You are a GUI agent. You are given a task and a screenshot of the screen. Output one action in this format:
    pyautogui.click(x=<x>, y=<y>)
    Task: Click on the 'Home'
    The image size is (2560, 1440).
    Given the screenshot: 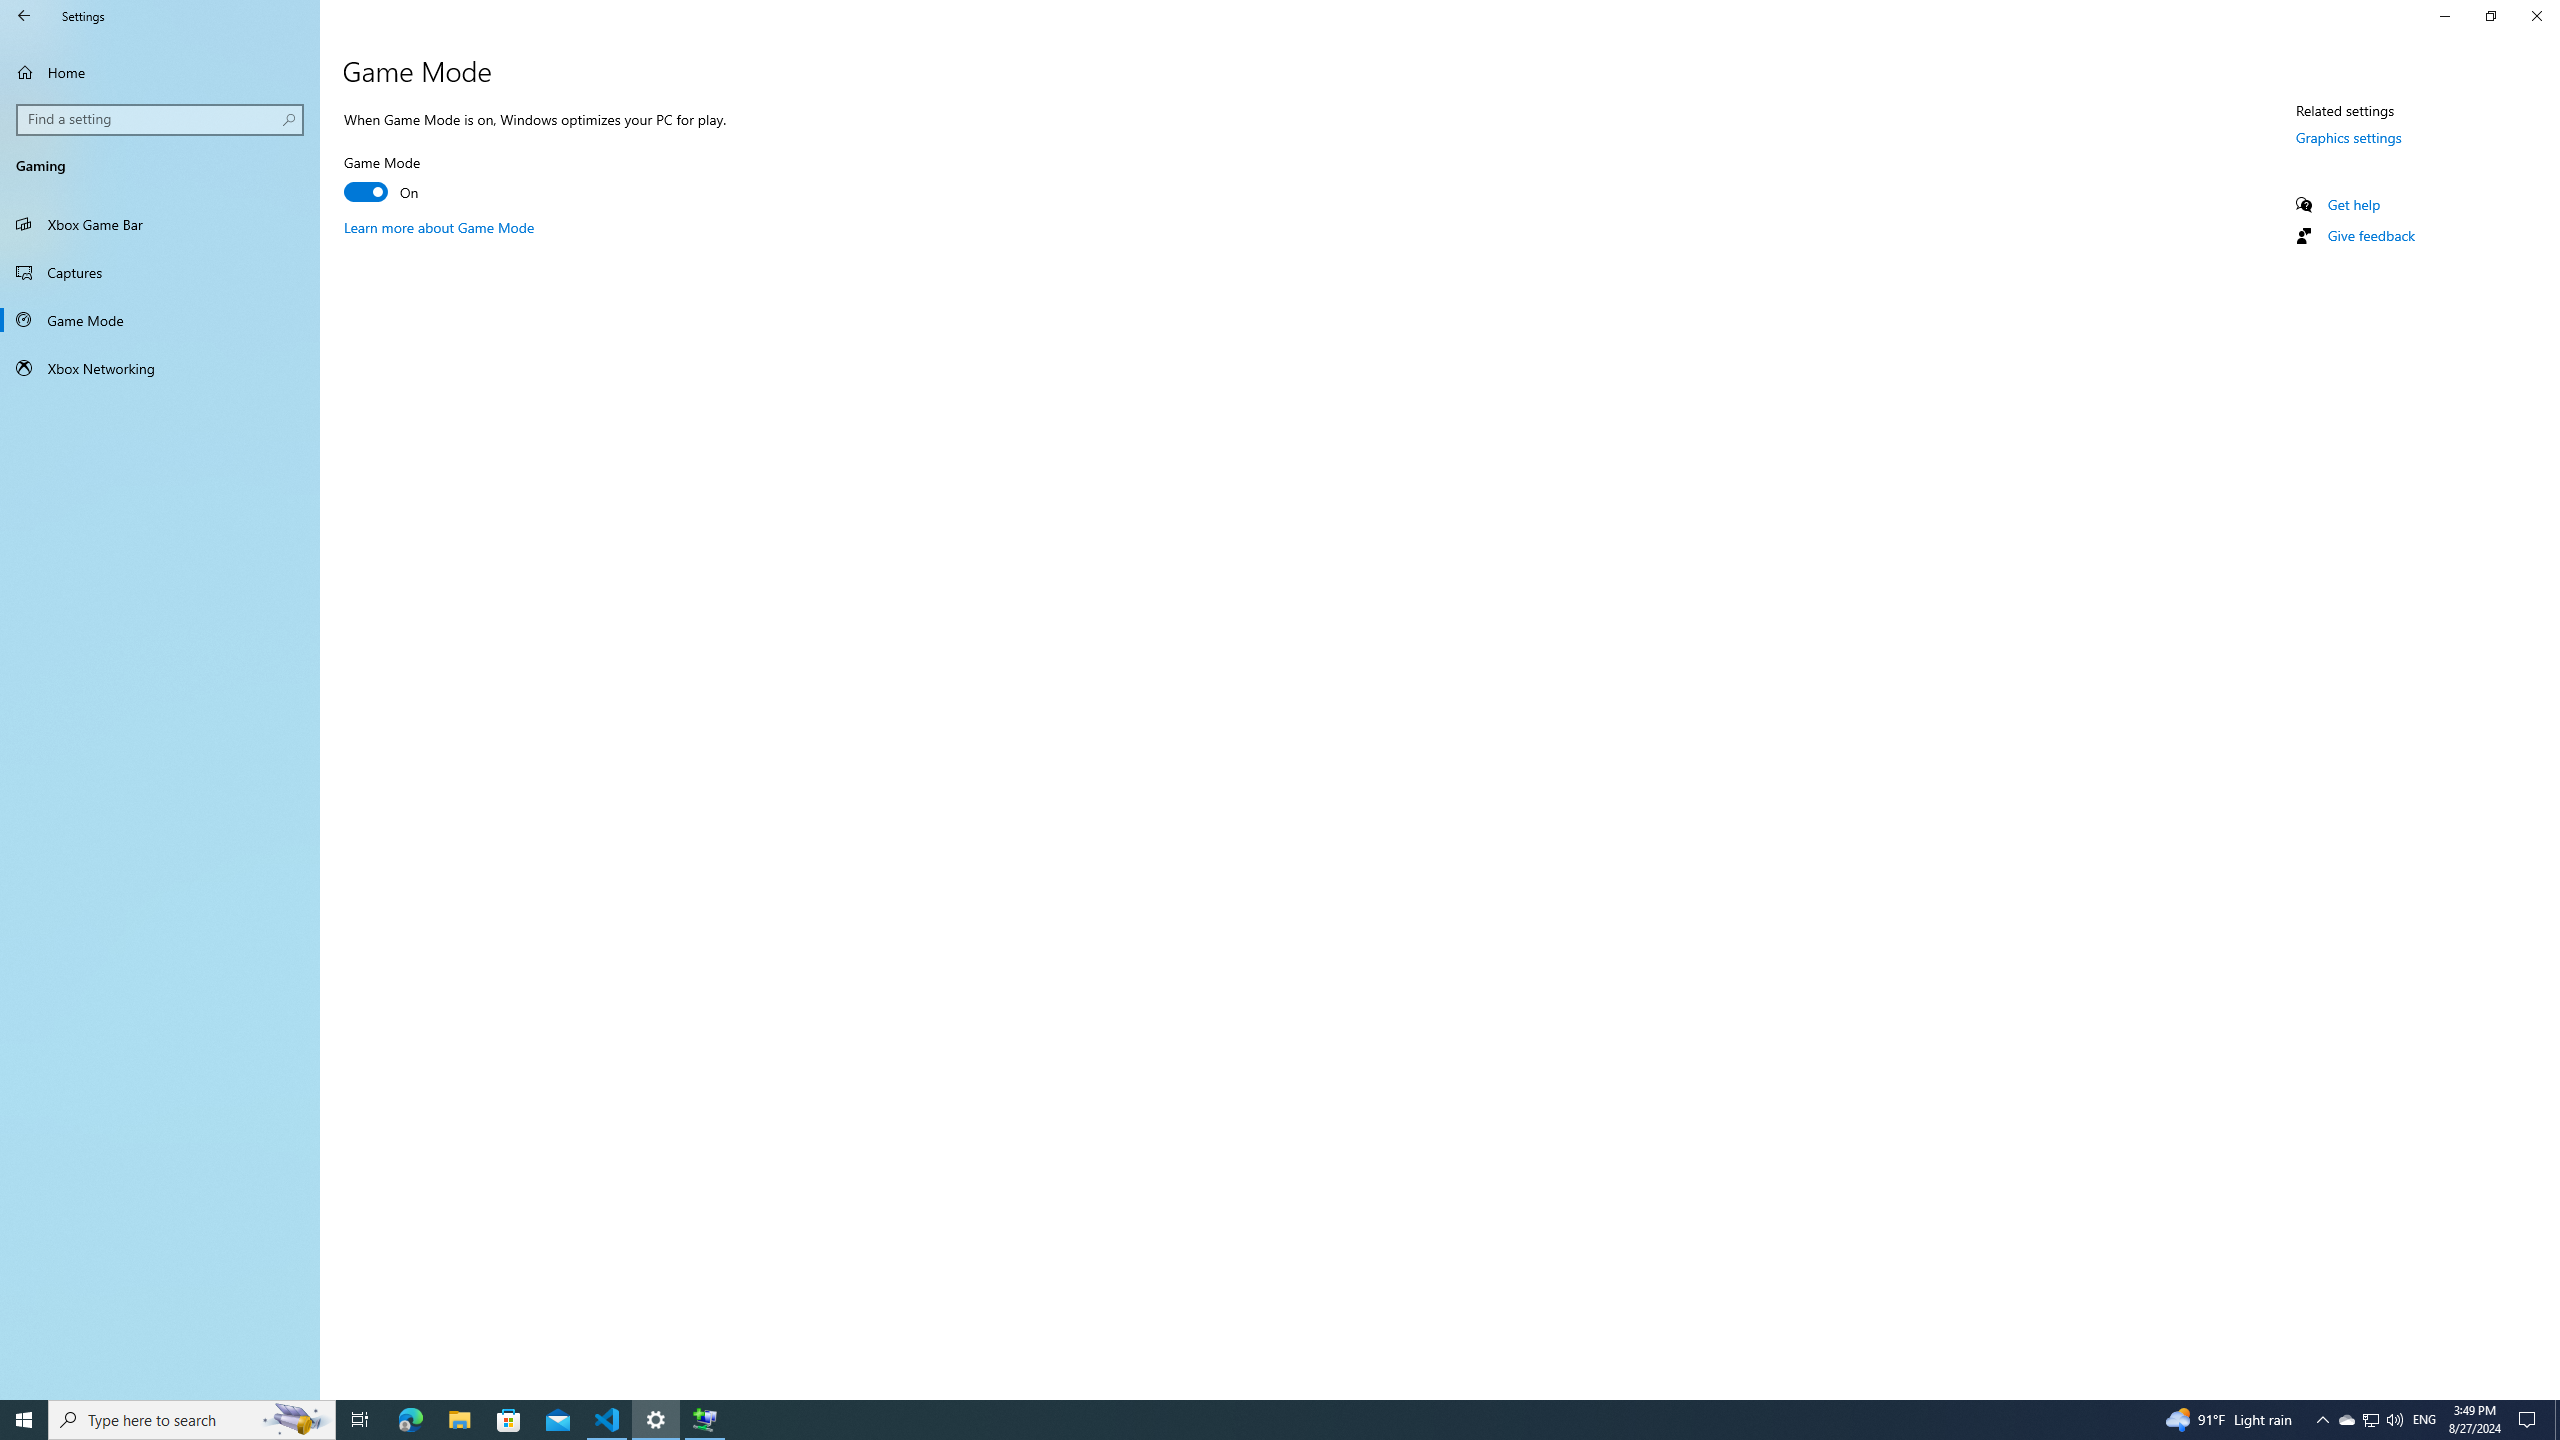 What is the action you would take?
    pyautogui.click(x=159, y=72)
    